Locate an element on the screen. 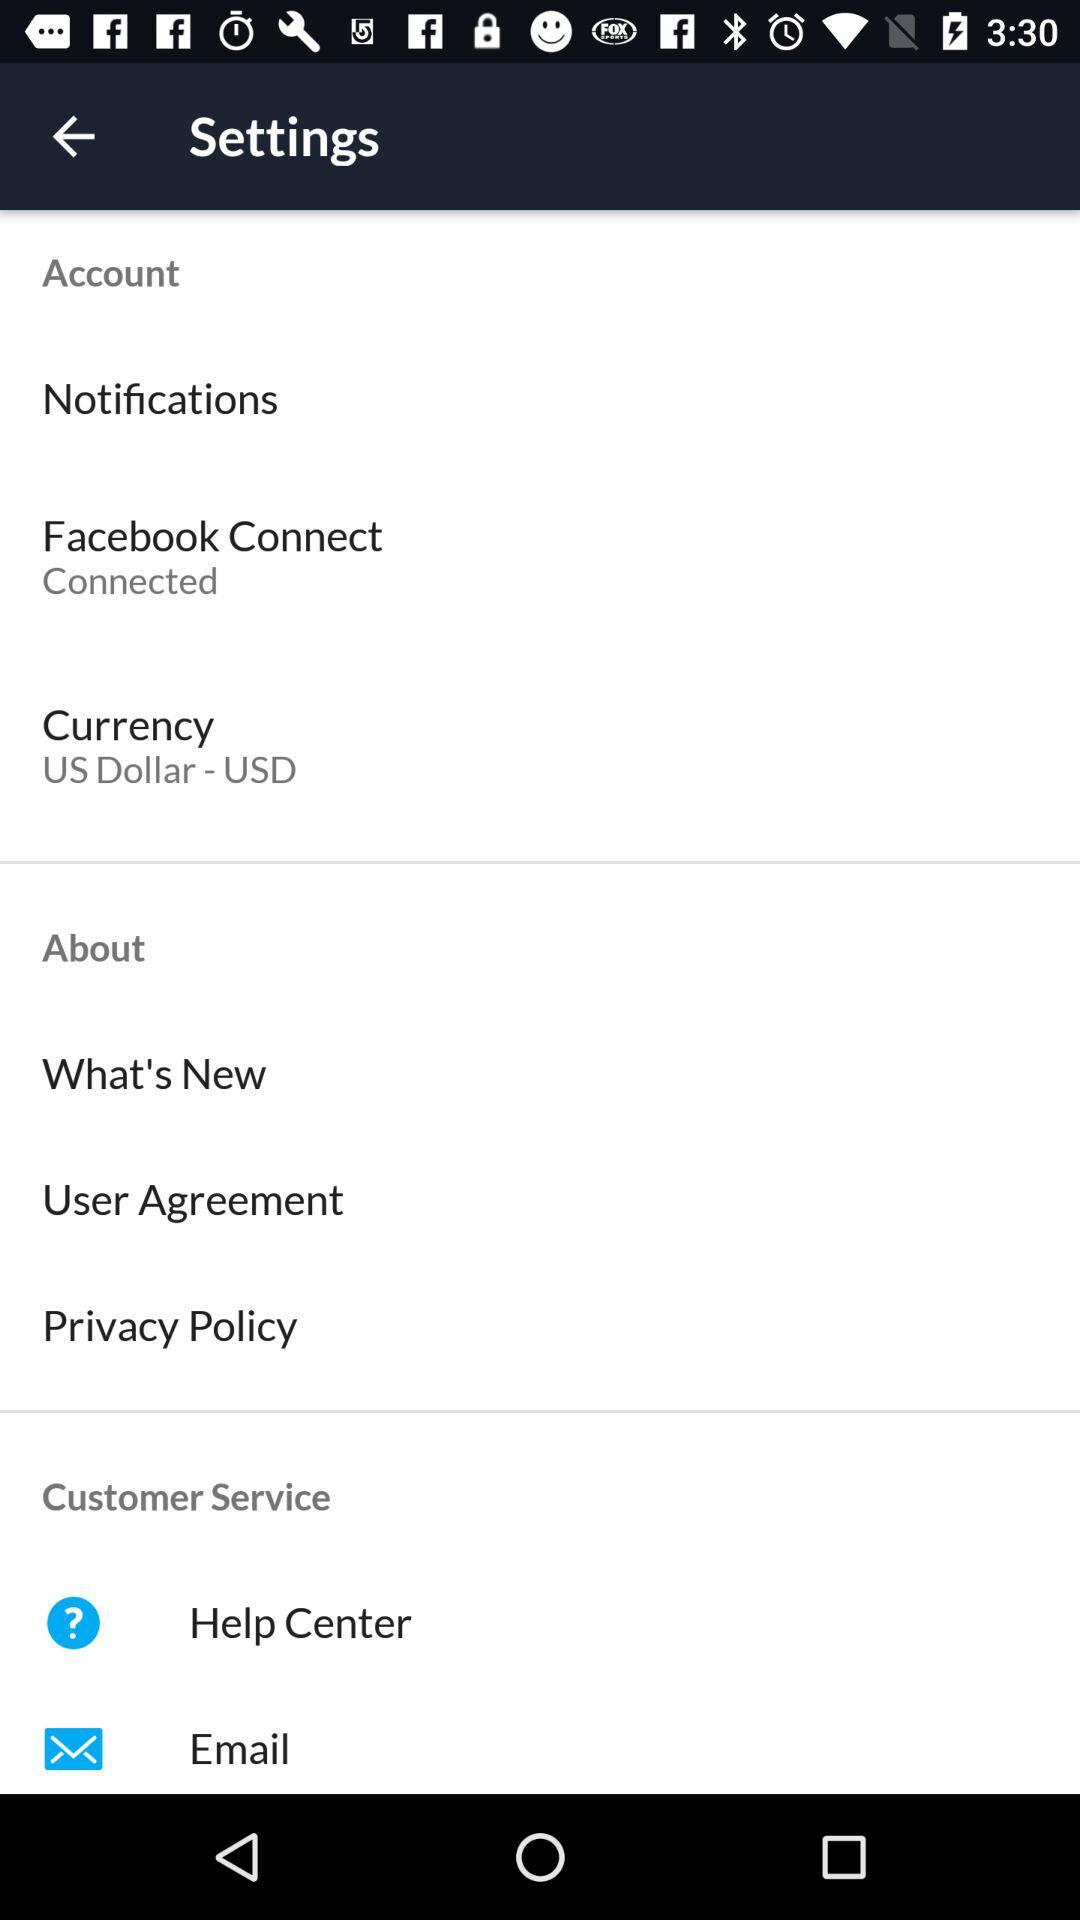 The image size is (1080, 1920). icon above account icon is located at coordinates (72, 135).